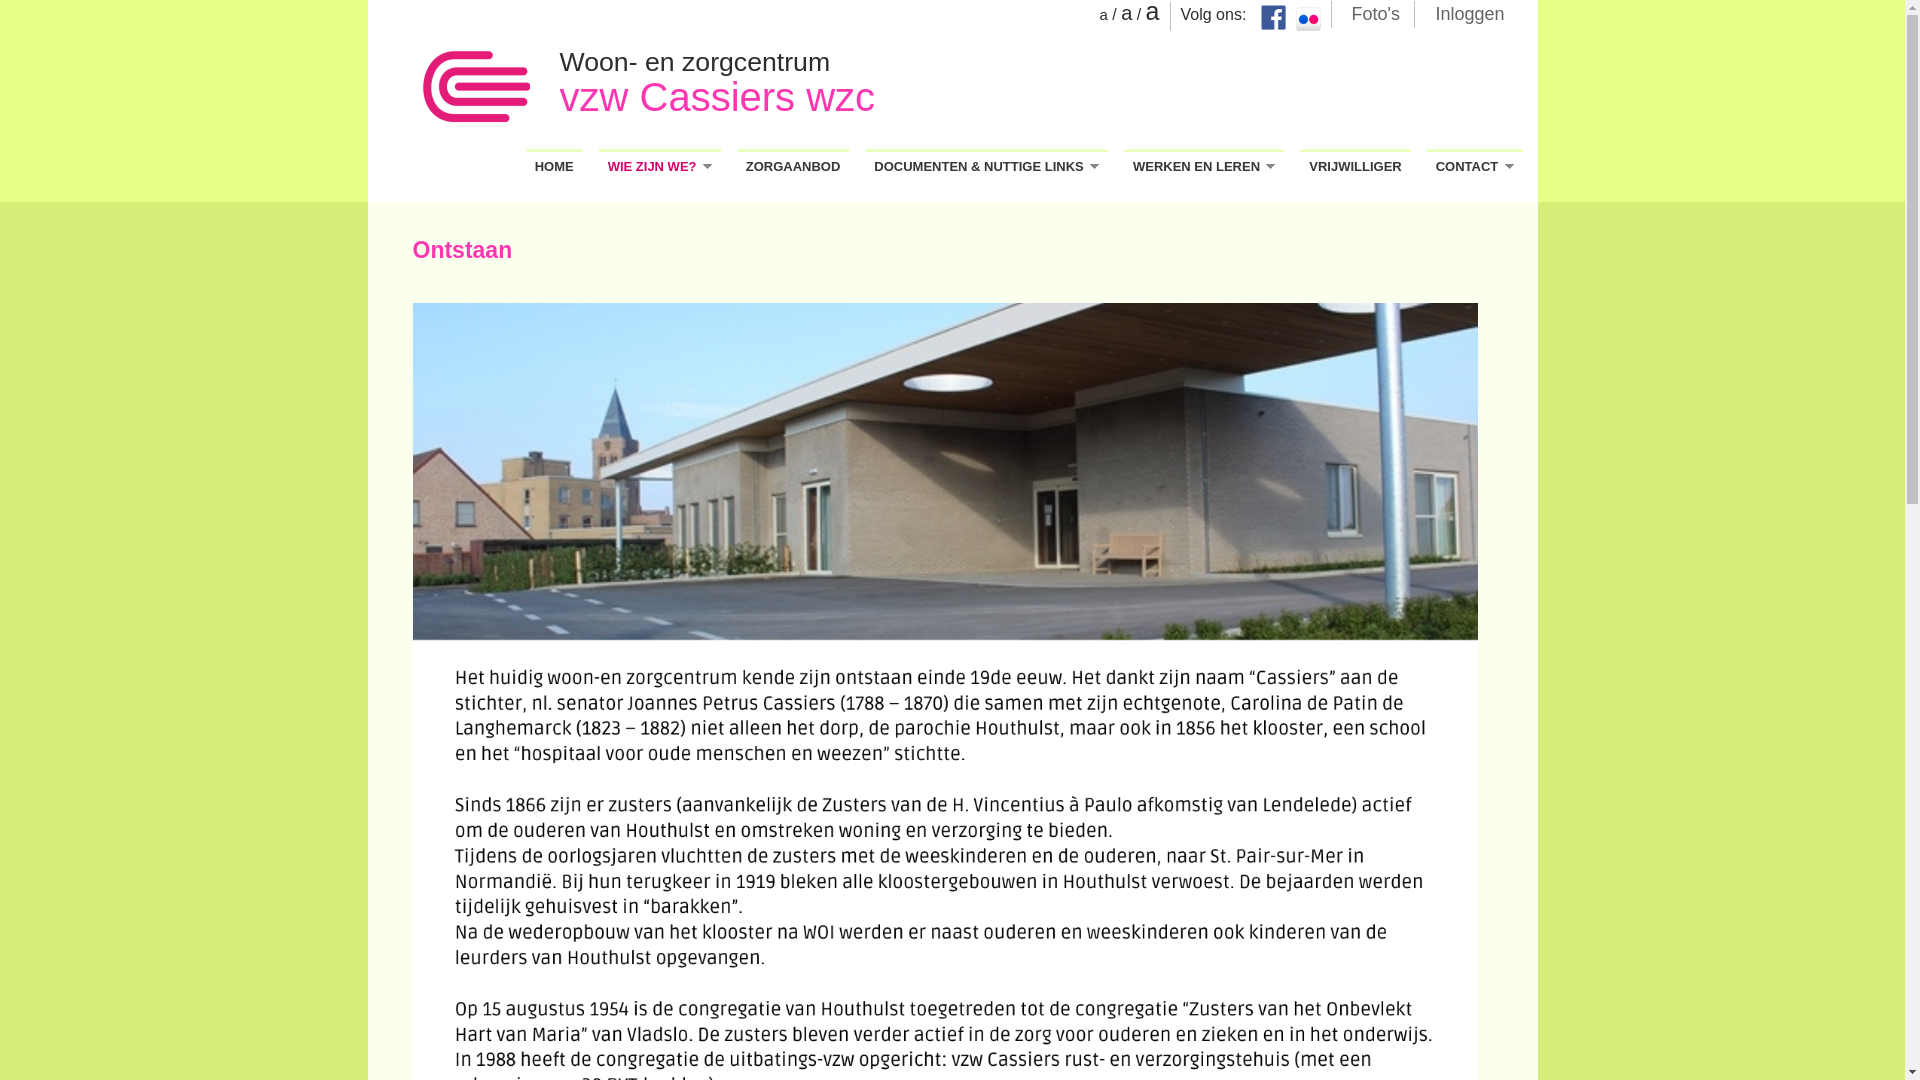  Describe the element at coordinates (1354, 164) in the screenshot. I see `'VRIJWILLIGER'` at that location.